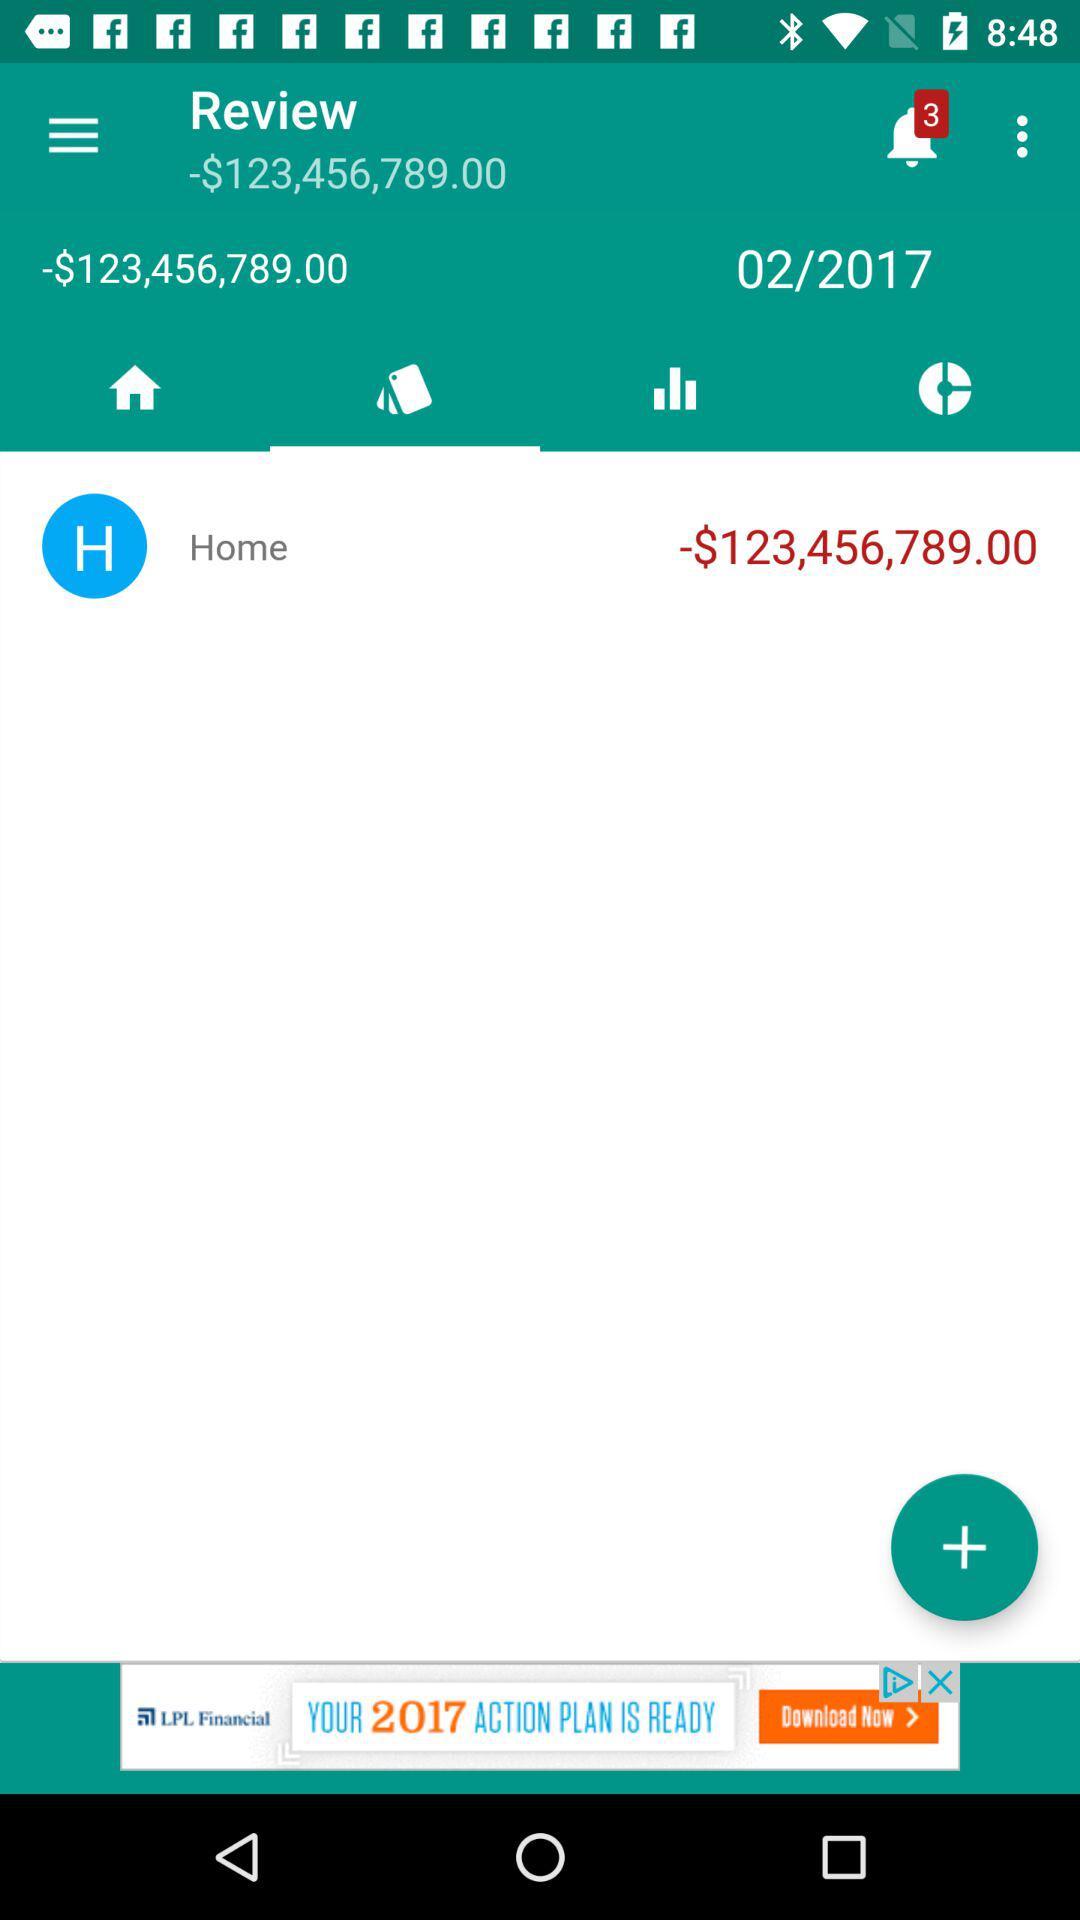 This screenshot has height=1920, width=1080. Describe the element at coordinates (540, 1727) in the screenshot. I see `redirects the user to a website` at that location.